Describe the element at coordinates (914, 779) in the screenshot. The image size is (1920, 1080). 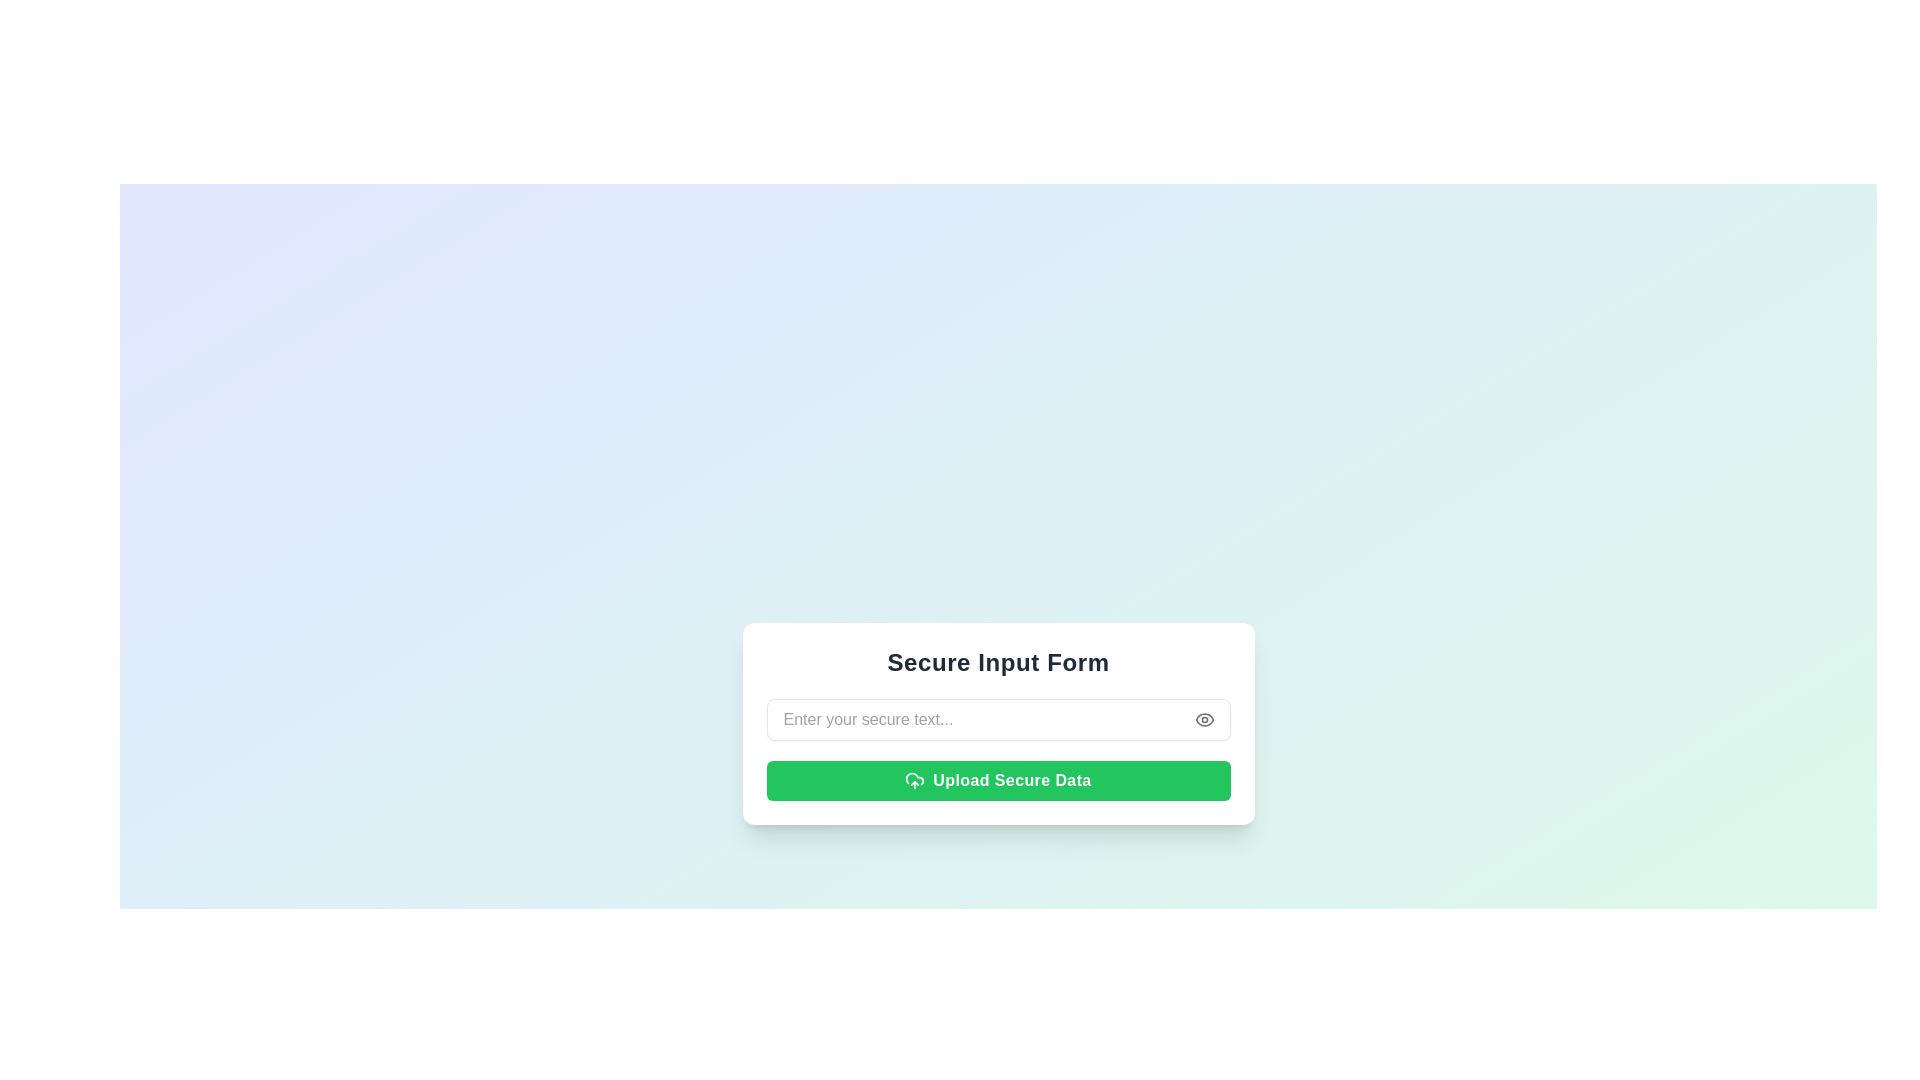
I see `the cloud upload icon located to the left of the 'Upload Secure Data' button as part of clicking the button` at that location.